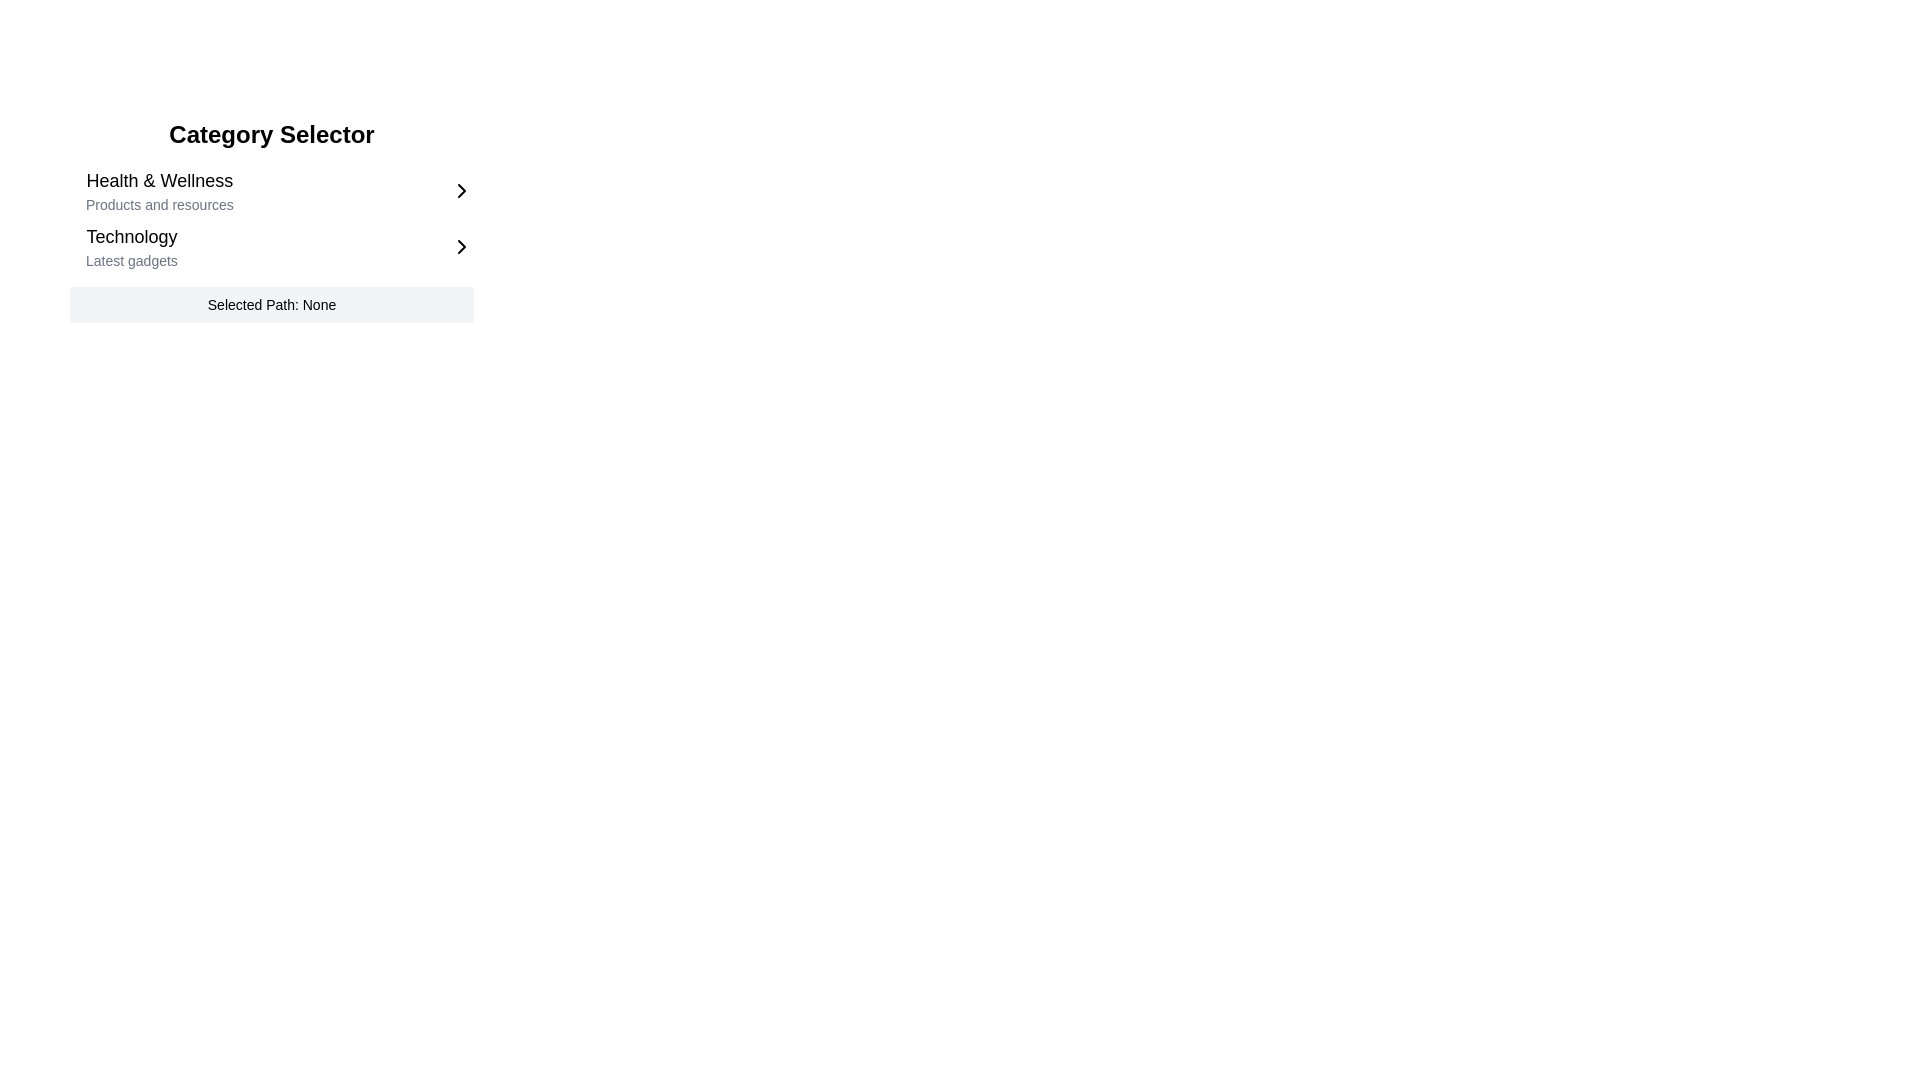 The image size is (1920, 1080). I want to click on the list item labeled 'Health & Wellness' with a subtitle 'Products and resources' to navigate through the keyboard, so click(271, 191).